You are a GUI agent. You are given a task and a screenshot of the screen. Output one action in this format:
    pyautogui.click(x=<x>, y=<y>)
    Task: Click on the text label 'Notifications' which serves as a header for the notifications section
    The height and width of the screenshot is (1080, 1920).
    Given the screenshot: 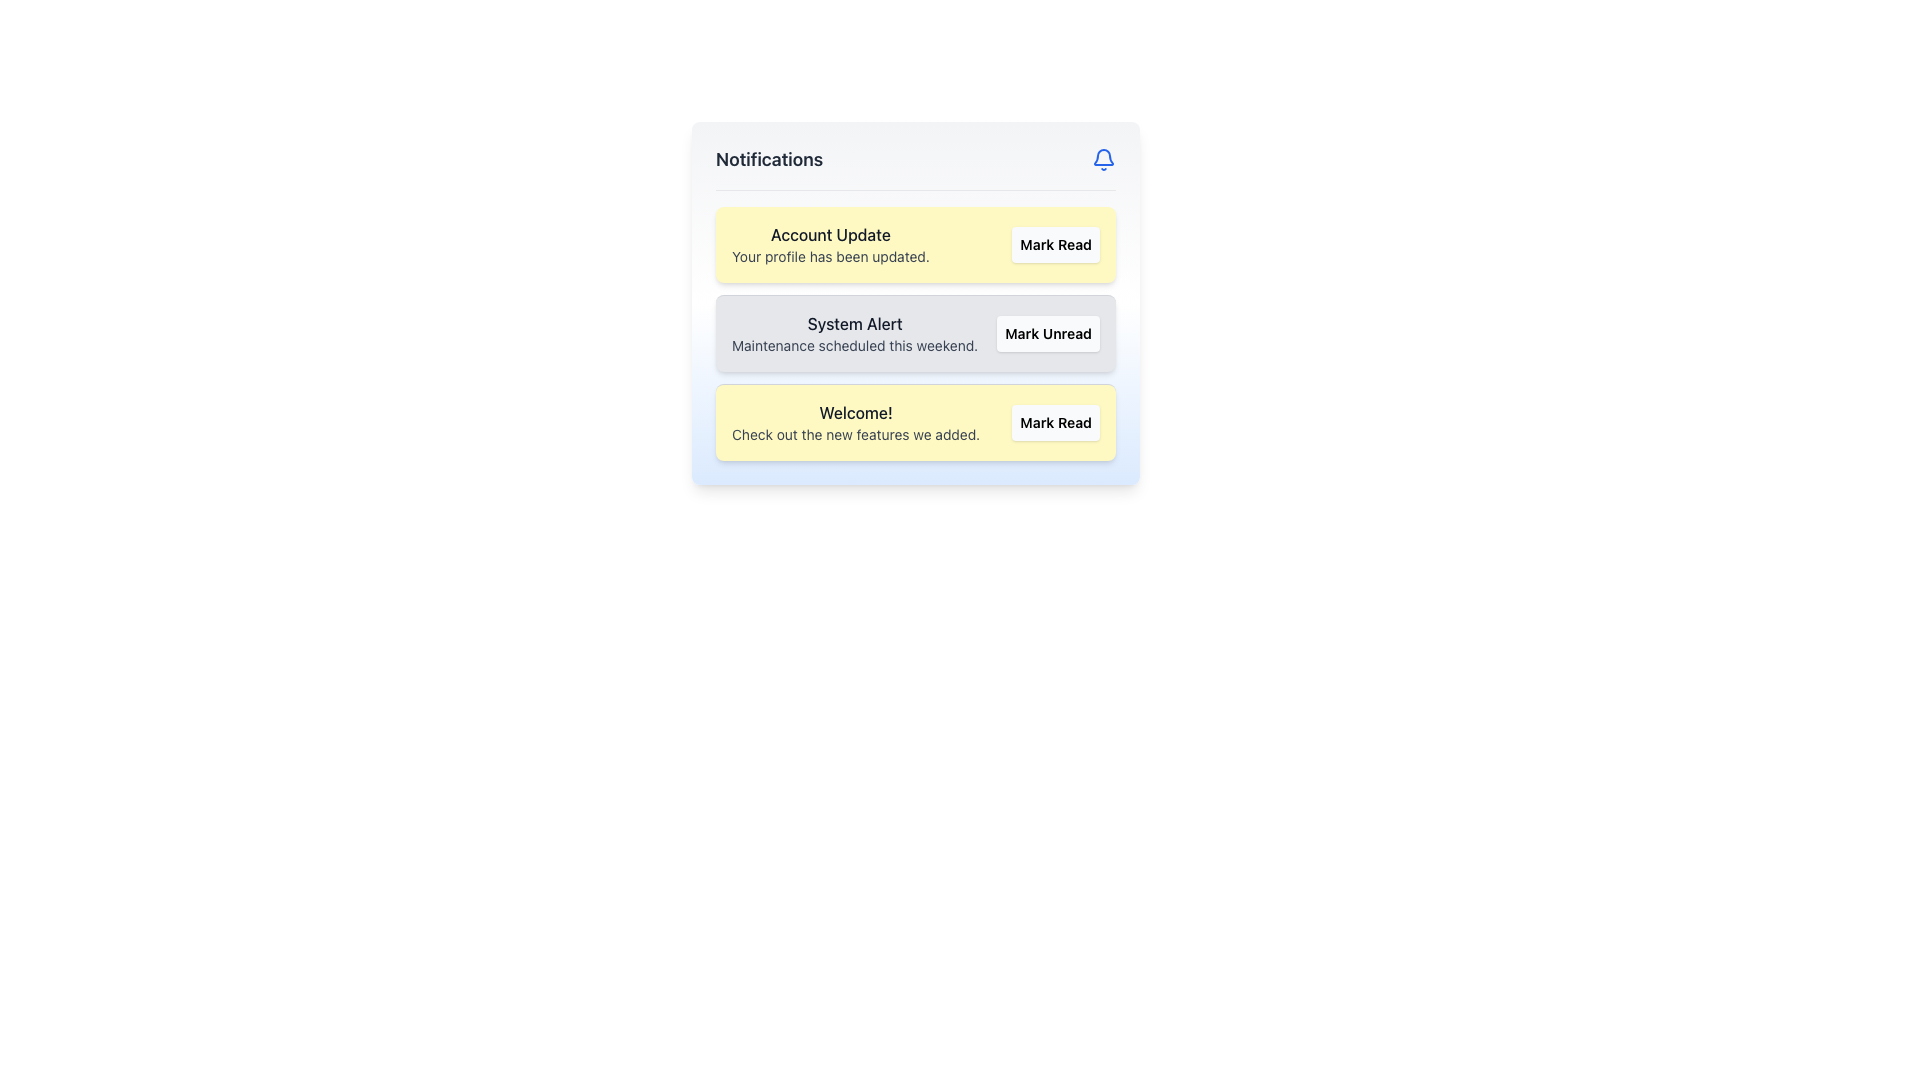 What is the action you would take?
    pyautogui.click(x=768, y=158)
    